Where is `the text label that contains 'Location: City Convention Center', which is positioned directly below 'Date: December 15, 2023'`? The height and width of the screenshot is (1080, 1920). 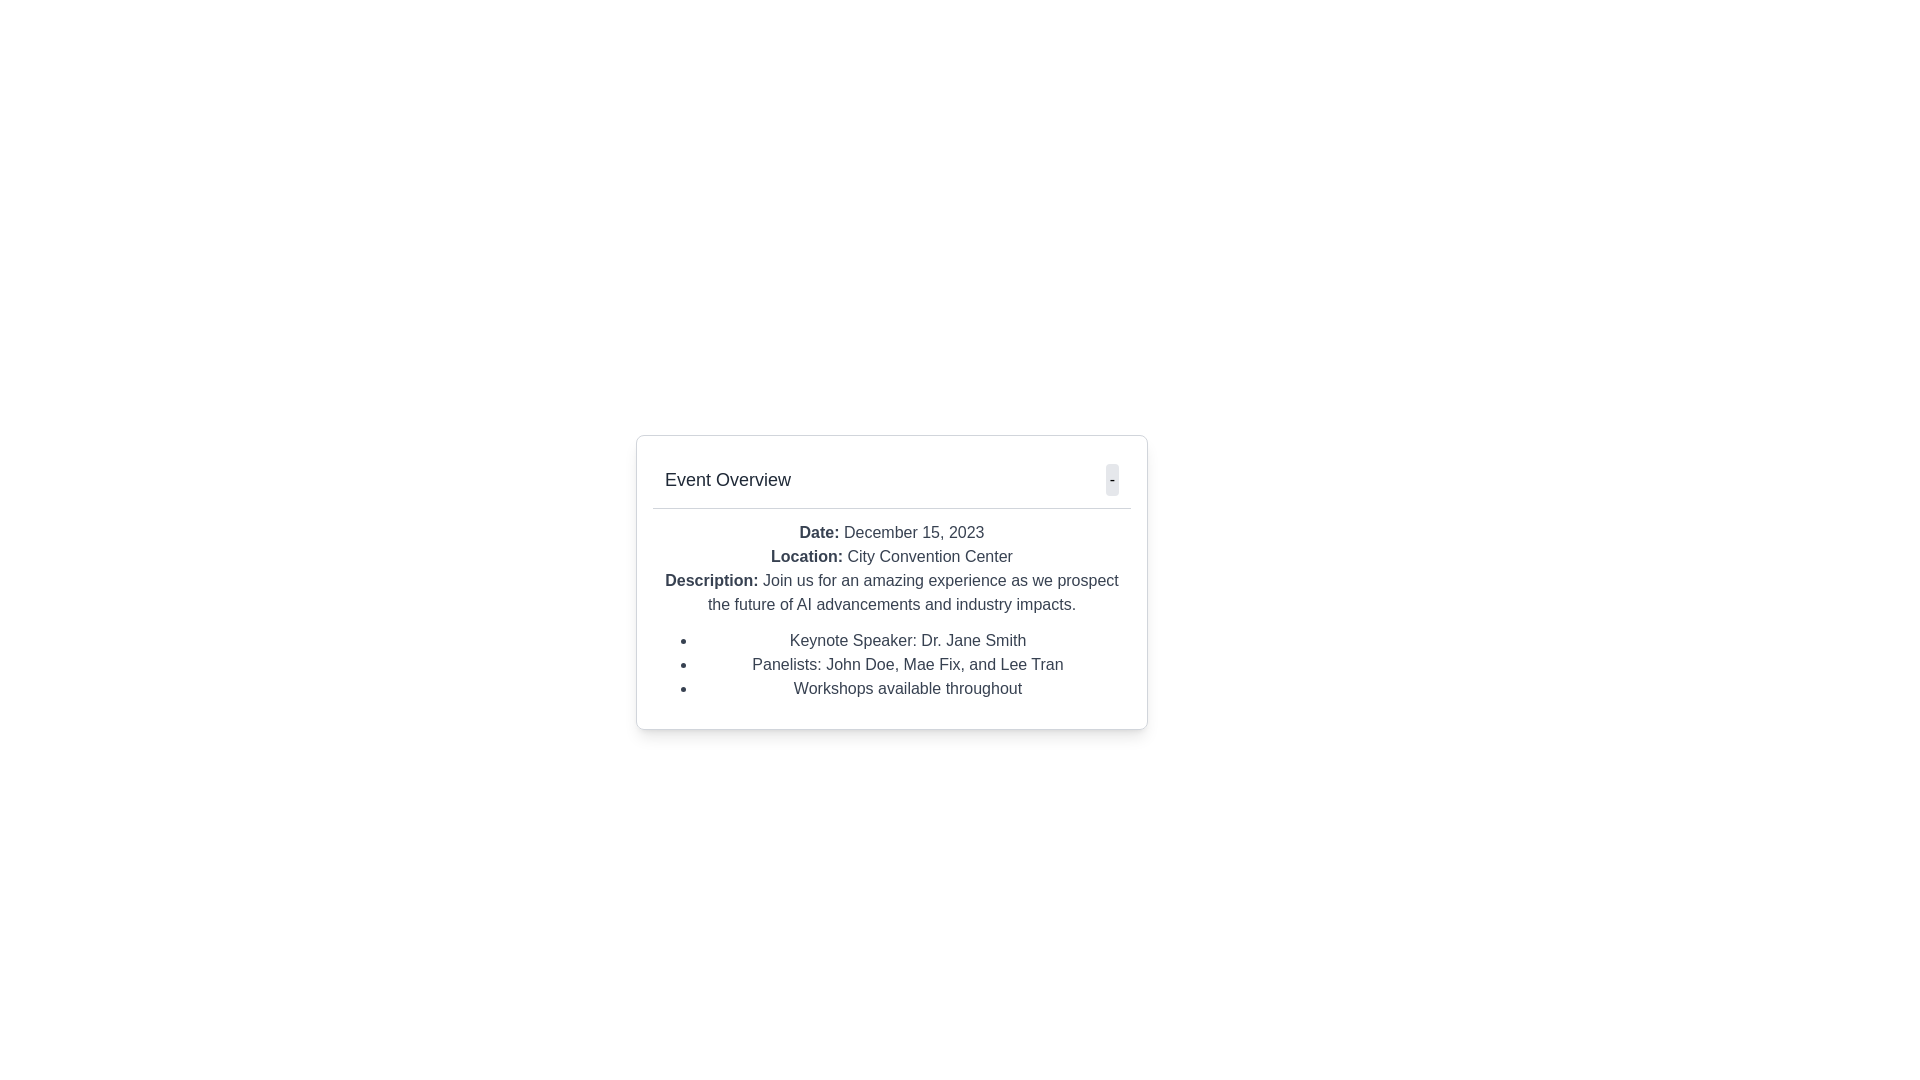
the text label that contains 'Location: City Convention Center', which is positioned directly below 'Date: December 15, 2023' is located at coordinates (891, 556).